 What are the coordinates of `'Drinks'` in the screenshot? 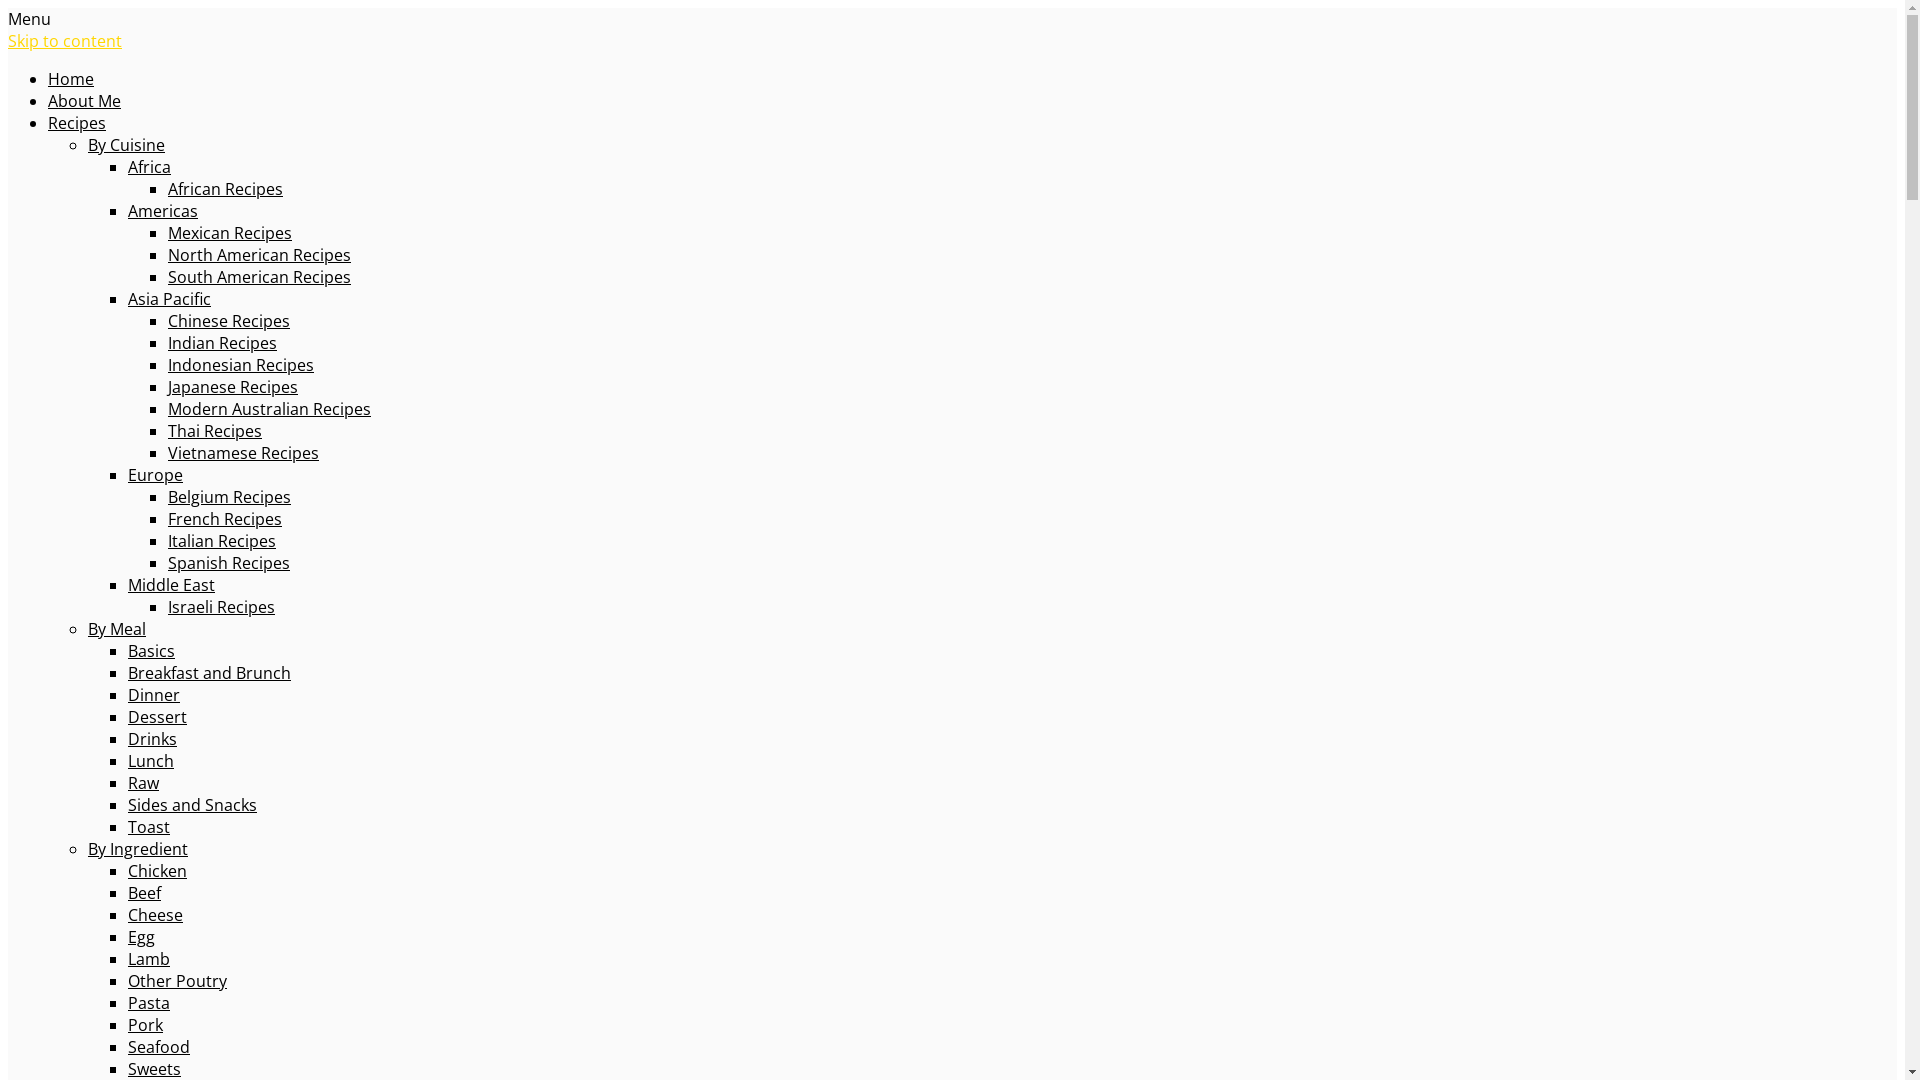 It's located at (151, 739).